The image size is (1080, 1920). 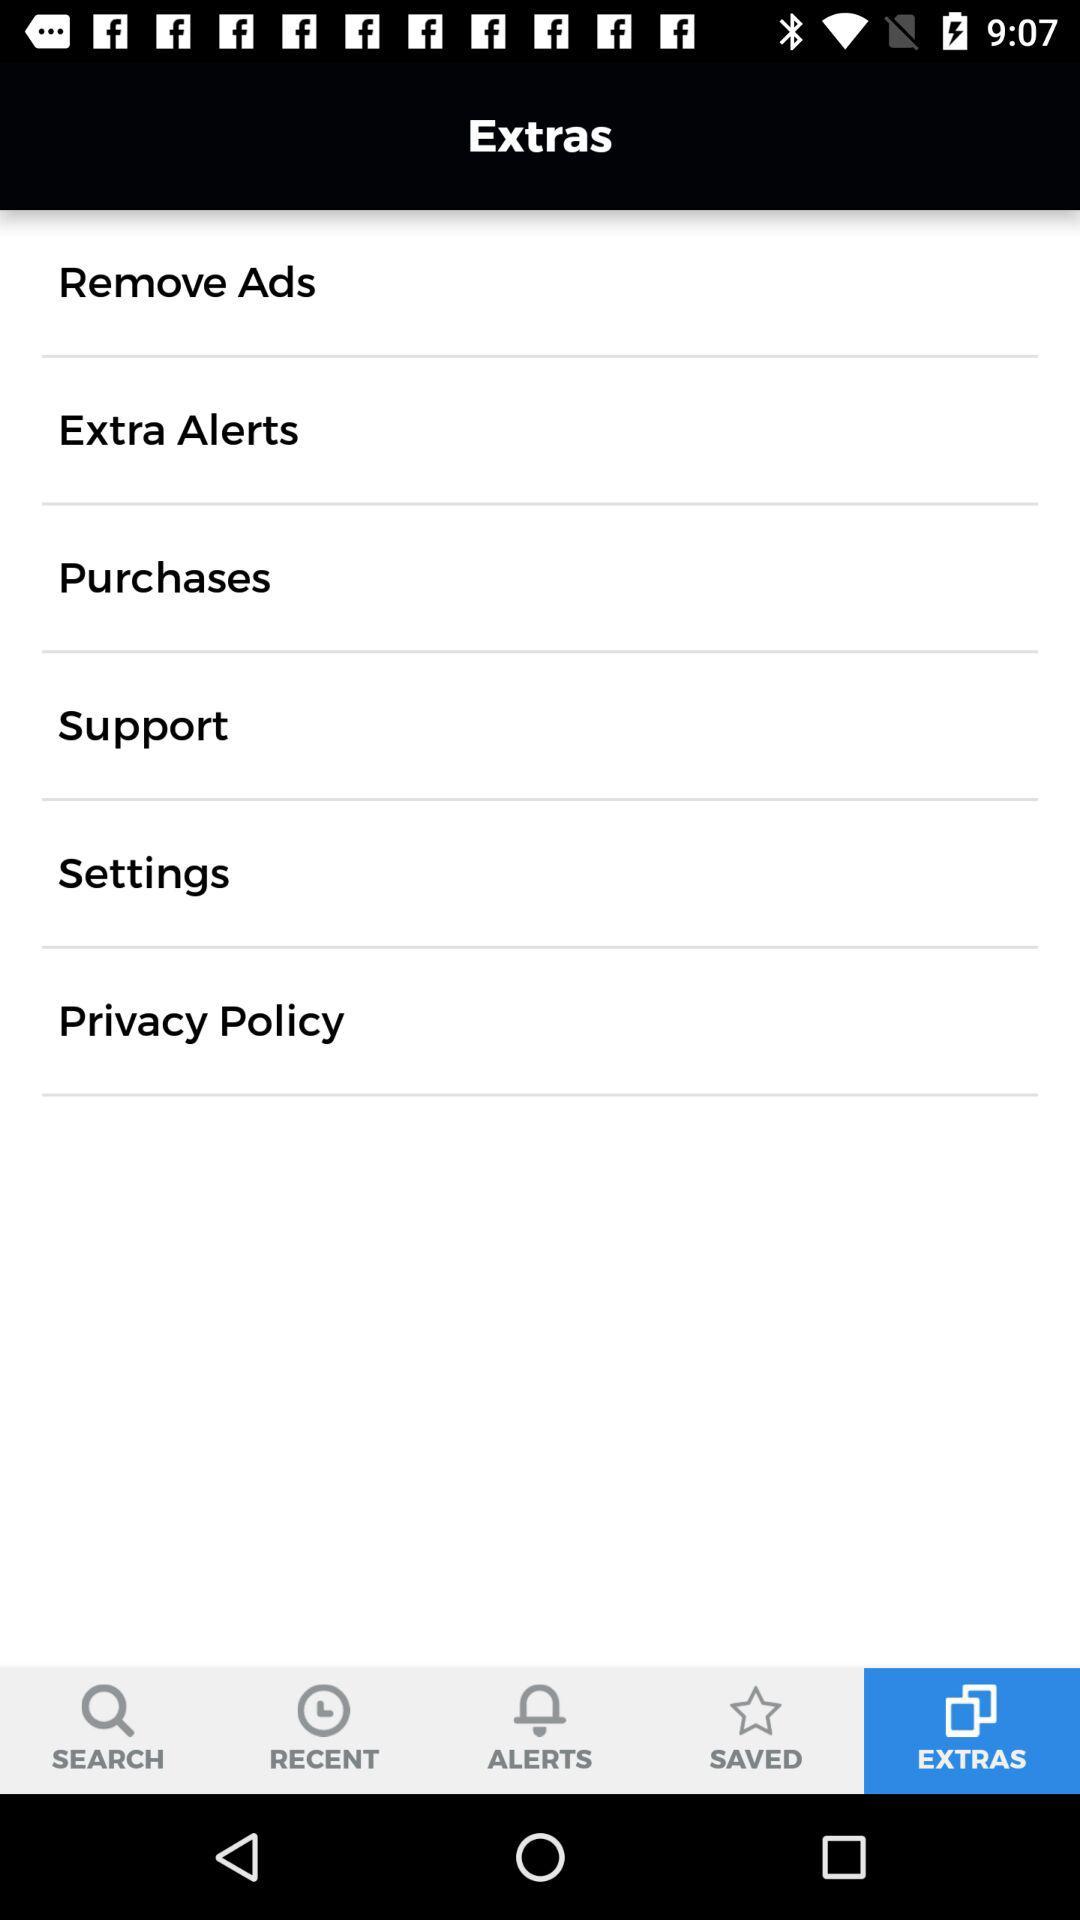 I want to click on the item above purchases icon, so click(x=177, y=429).